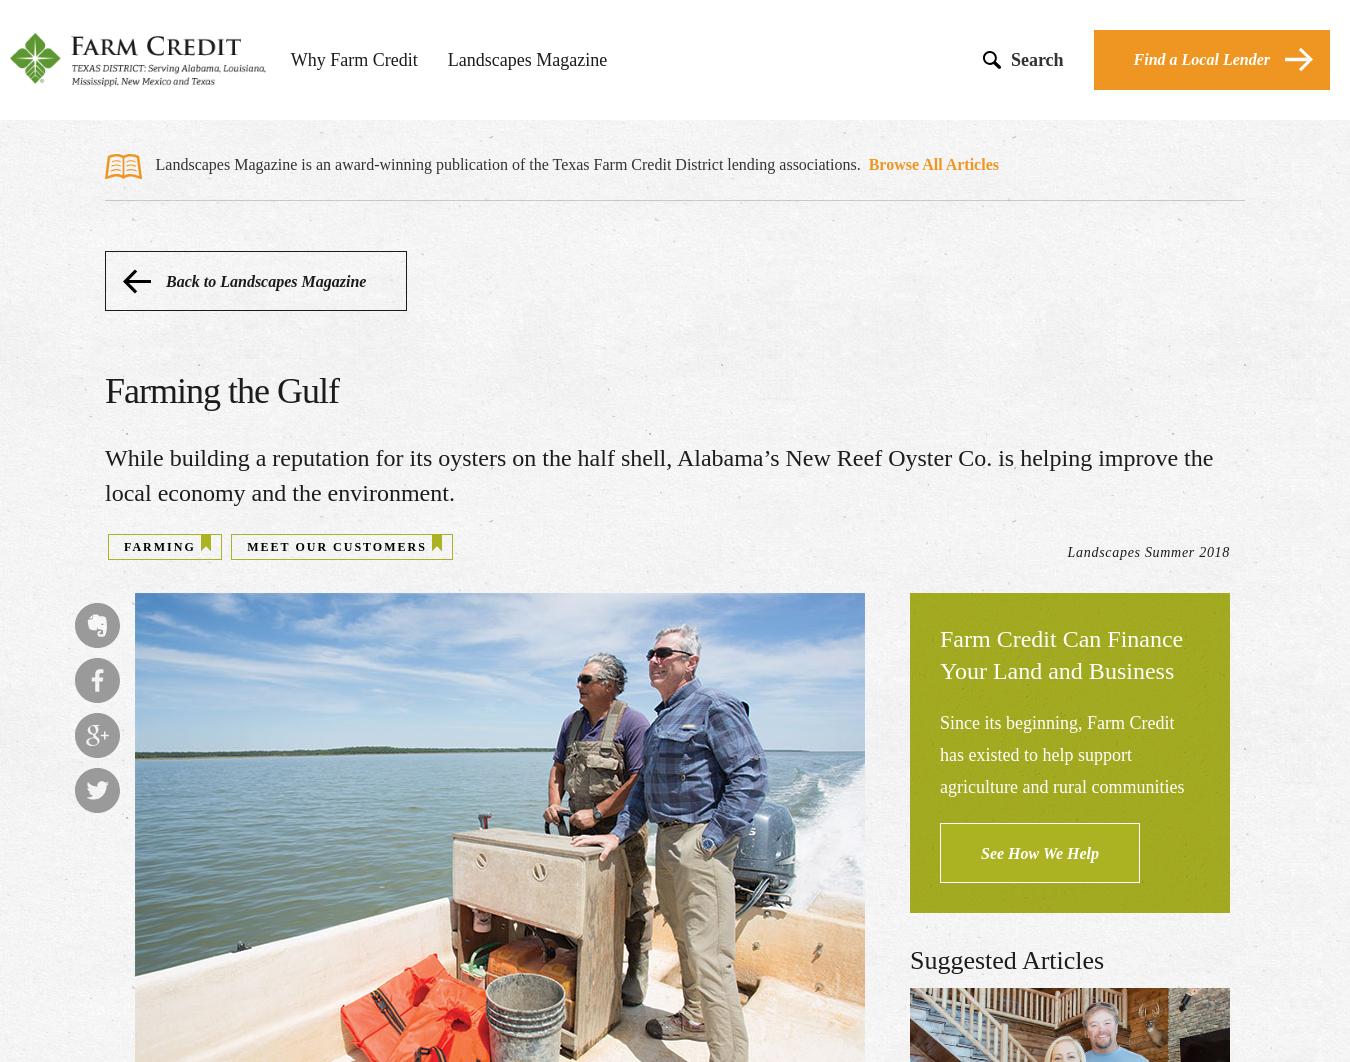 Image resolution: width=1350 pixels, height=1062 pixels. Describe the element at coordinates (1005, 959) in the screenshot. I see `'Suggested Articles'` at that location.